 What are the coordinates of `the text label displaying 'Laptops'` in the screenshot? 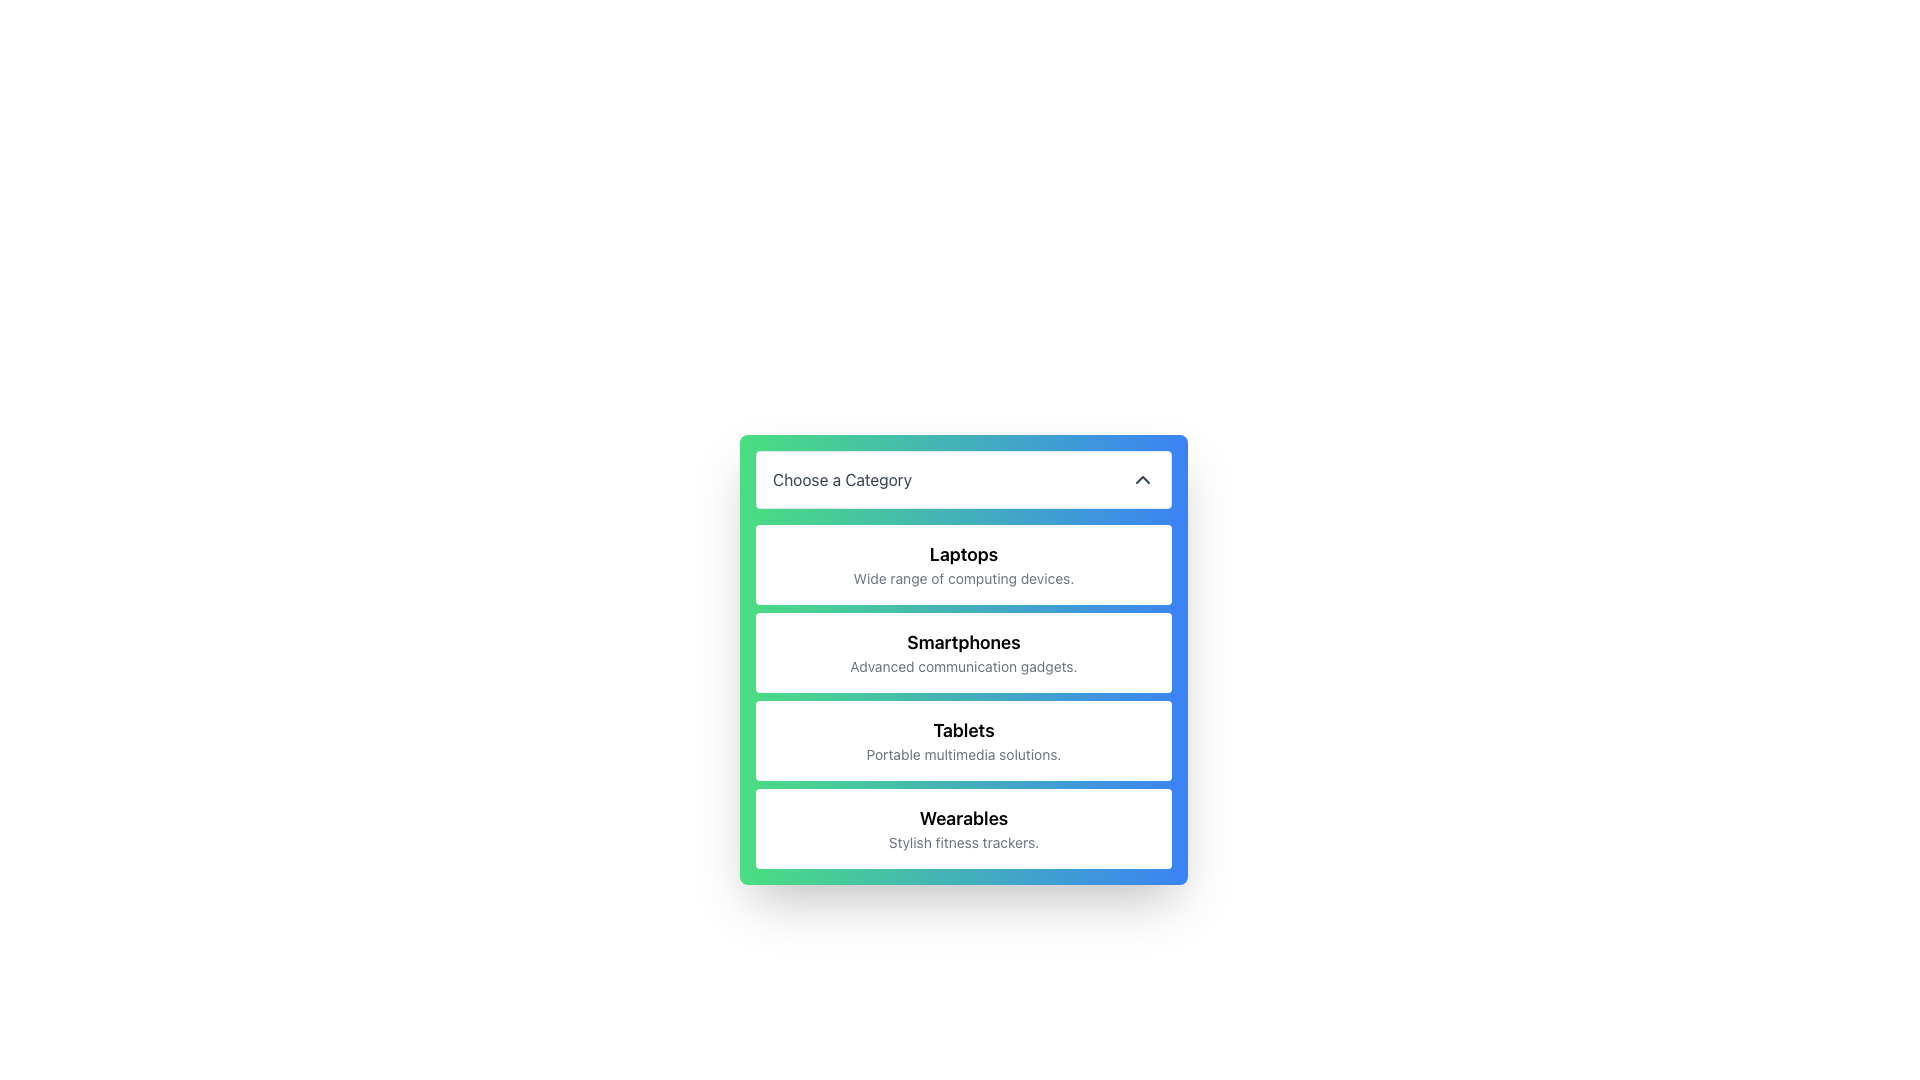 It's located at (964, 555).